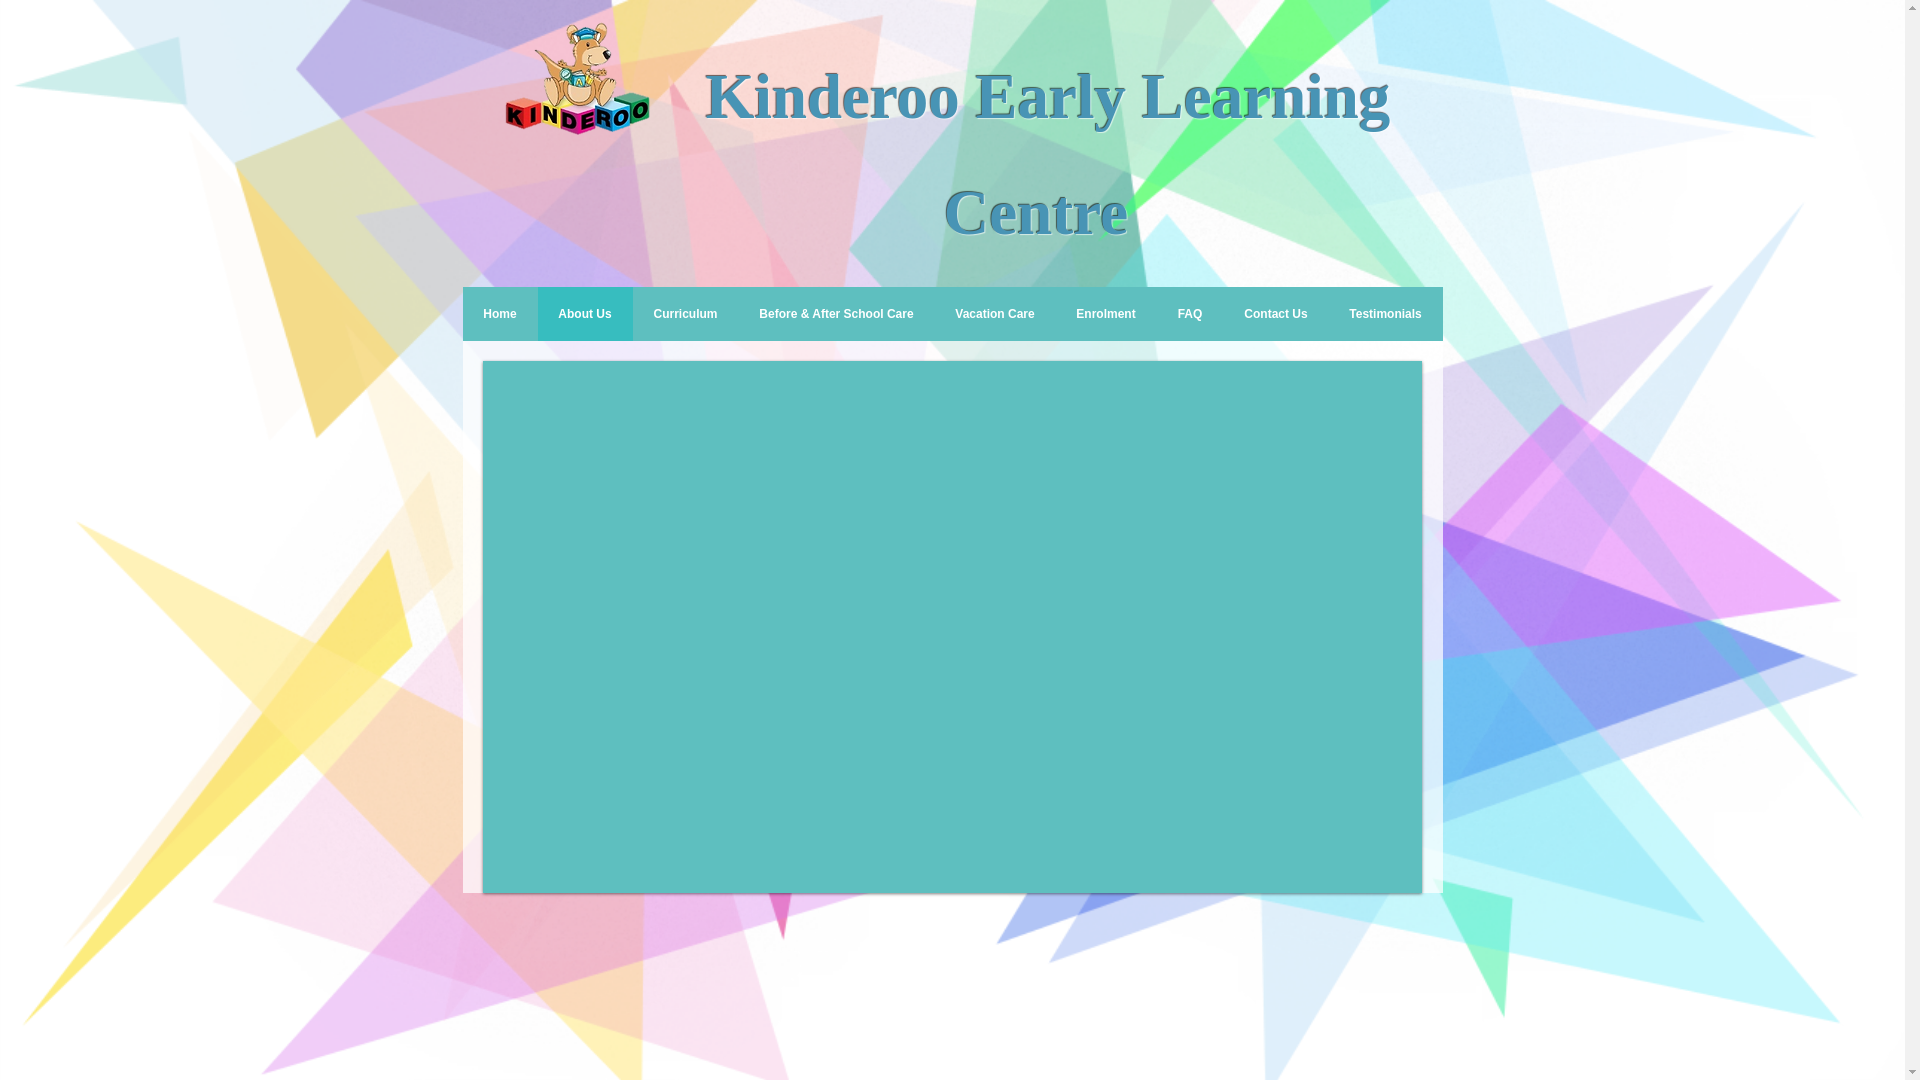 This screenshot has height=1080, width=1920. Describe the element at coordinates (1055, 313) in the screenshot. I see `'Enrolment'` at that location.